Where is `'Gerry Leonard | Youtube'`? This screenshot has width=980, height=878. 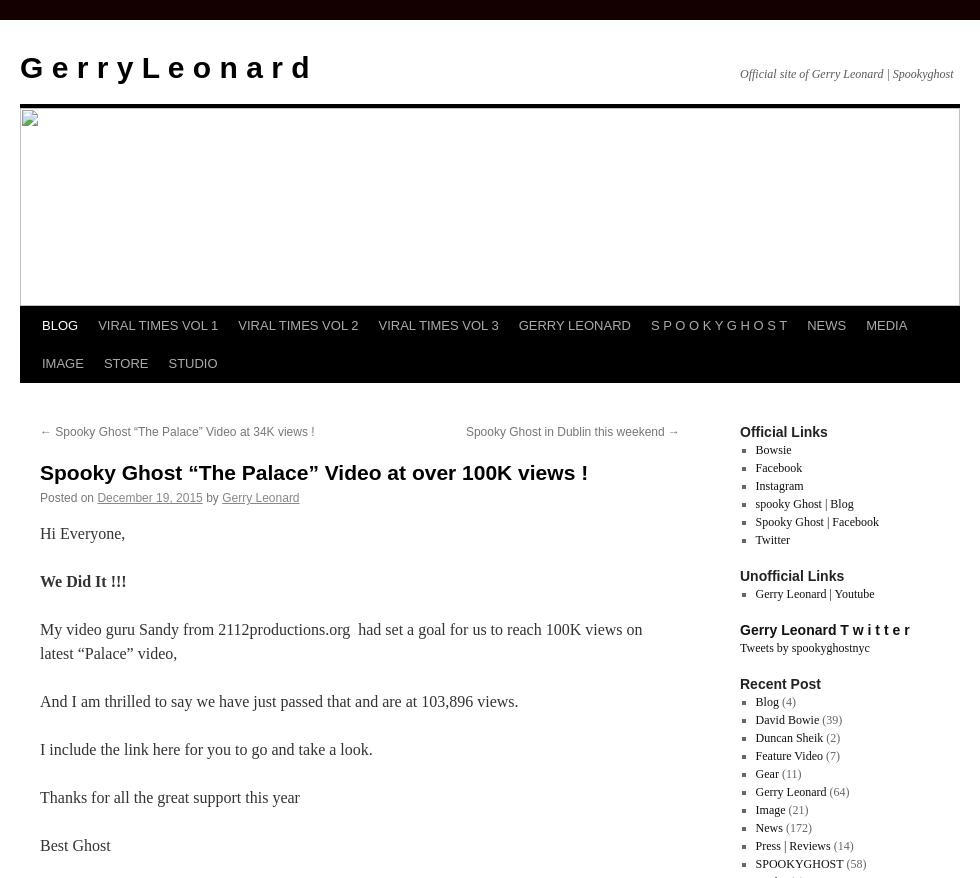 'Gerry Leonard | Youtube' is located at coordinates (814, 593).